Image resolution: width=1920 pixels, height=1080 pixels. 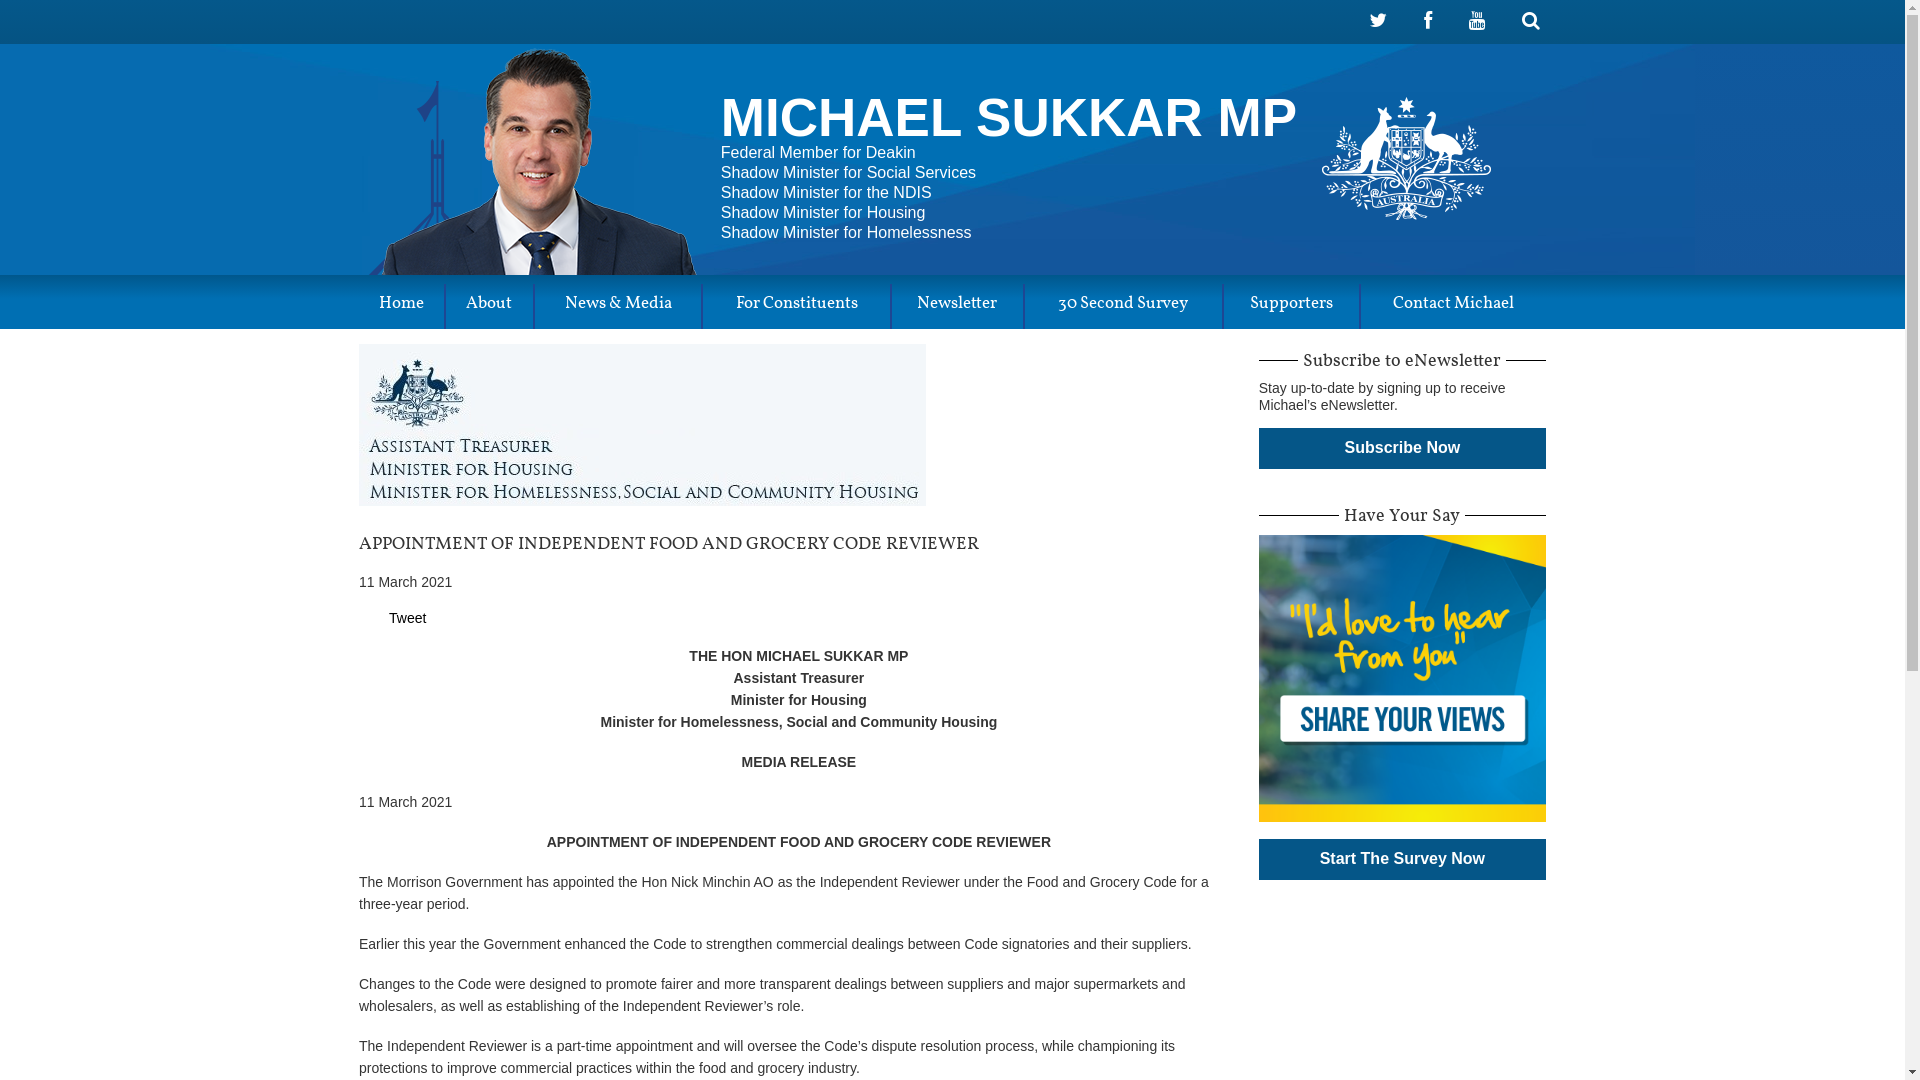 I want to click on 'Tweet', so click(x=406, y=616).